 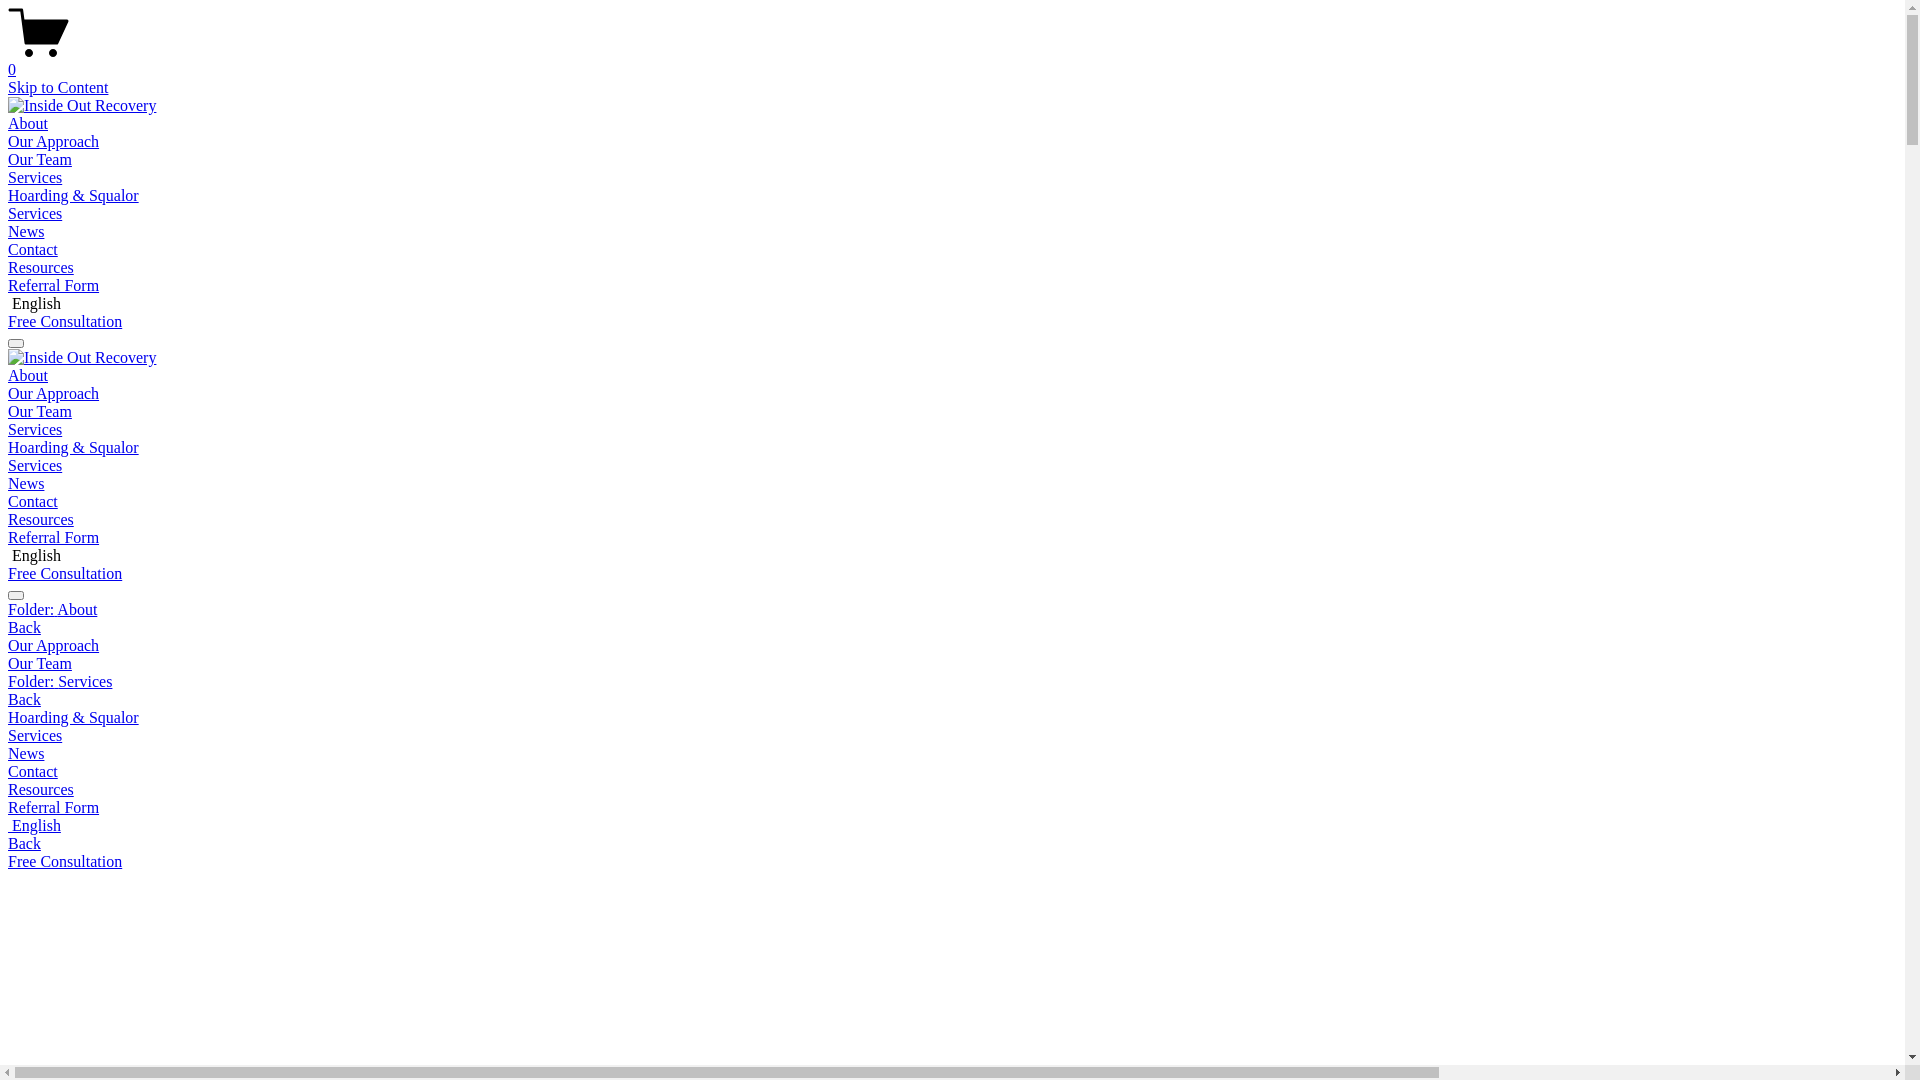 I want to click on 'News', so click(x=25, y=230).